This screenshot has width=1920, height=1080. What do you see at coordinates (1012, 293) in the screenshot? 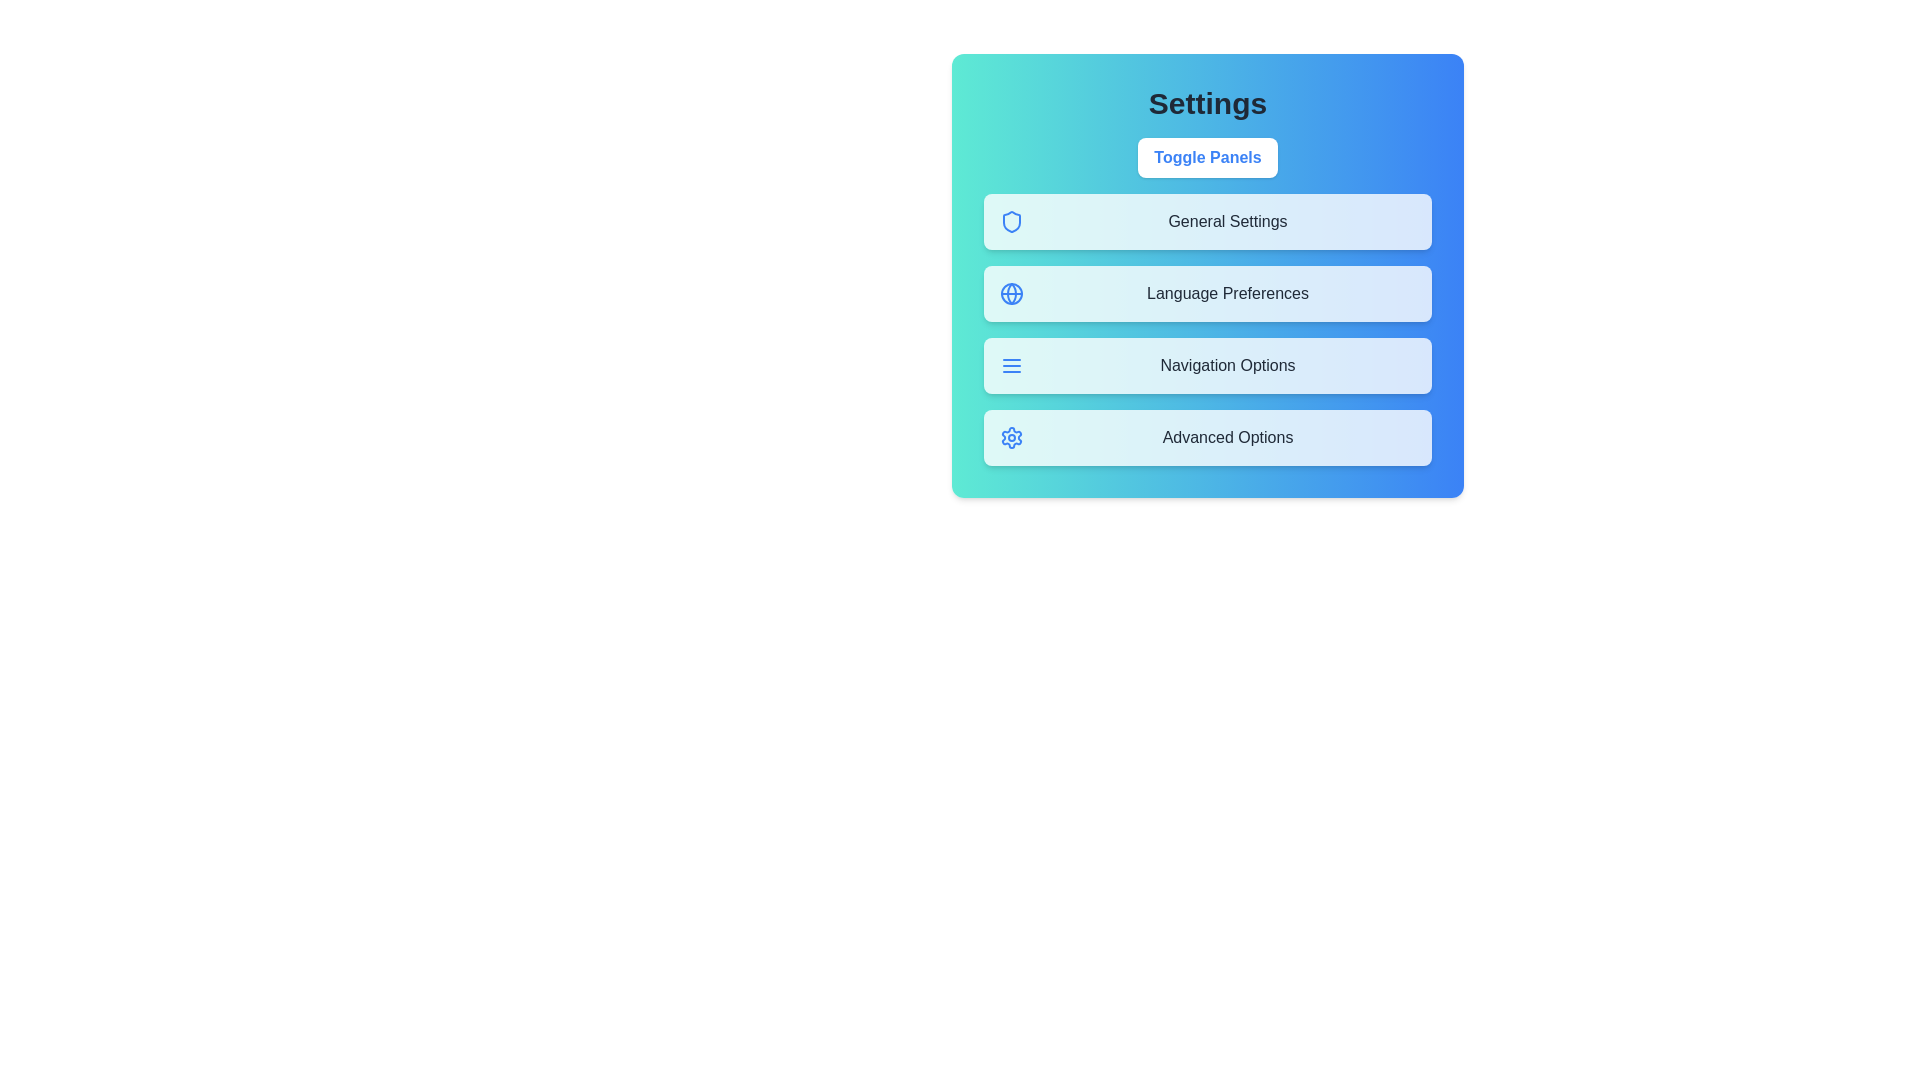
I see `the icon representing Language Preferences to inspect it` at bounding box center [1012, 293].